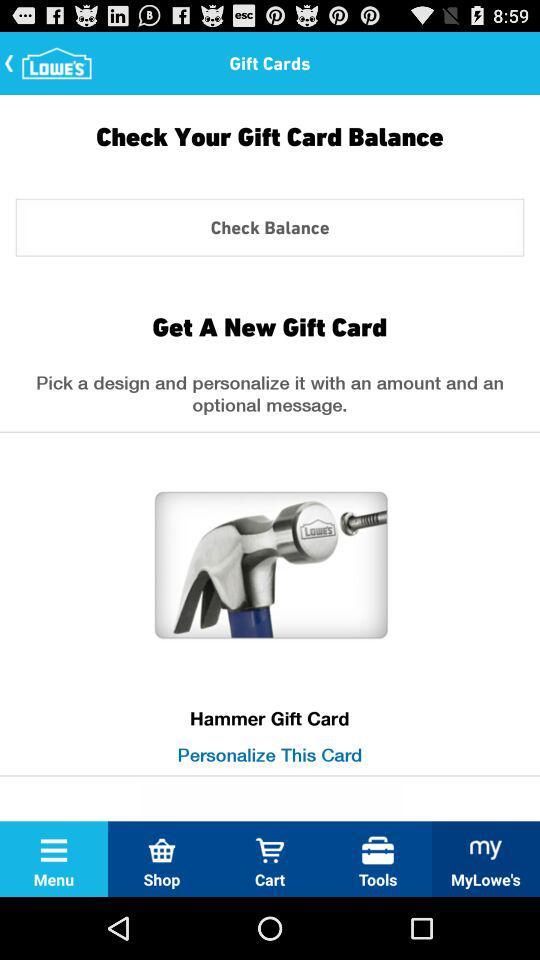 Image resolution: width=540 pixels, height=960 pixels. What do you see at coordinates (269, 326) in the screenshot?
I see `icon above pick a design` at bounding box center [269, 326].